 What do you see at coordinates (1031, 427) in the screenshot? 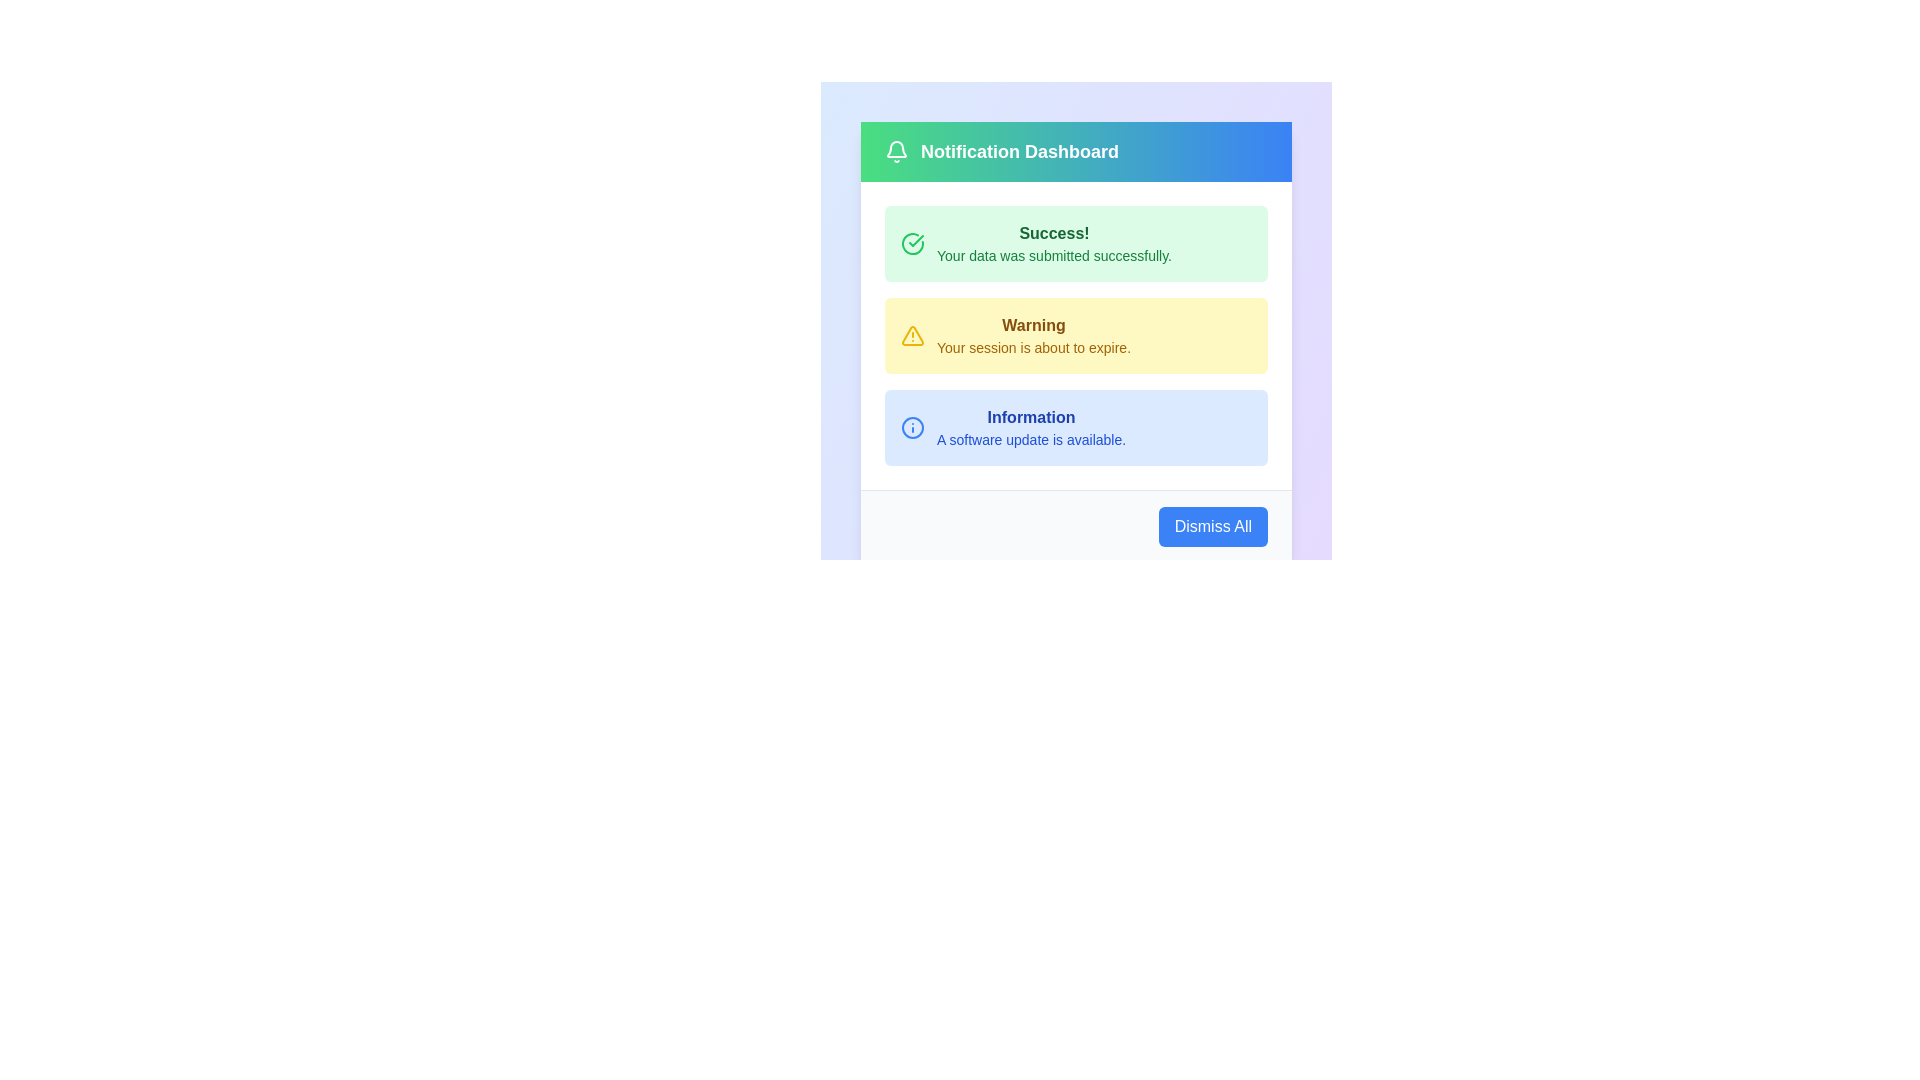
I see `the 'Information' text block which contains the heading 'Information' and the subtext 'A software update is available.'` at bounding box center [1031, 427].